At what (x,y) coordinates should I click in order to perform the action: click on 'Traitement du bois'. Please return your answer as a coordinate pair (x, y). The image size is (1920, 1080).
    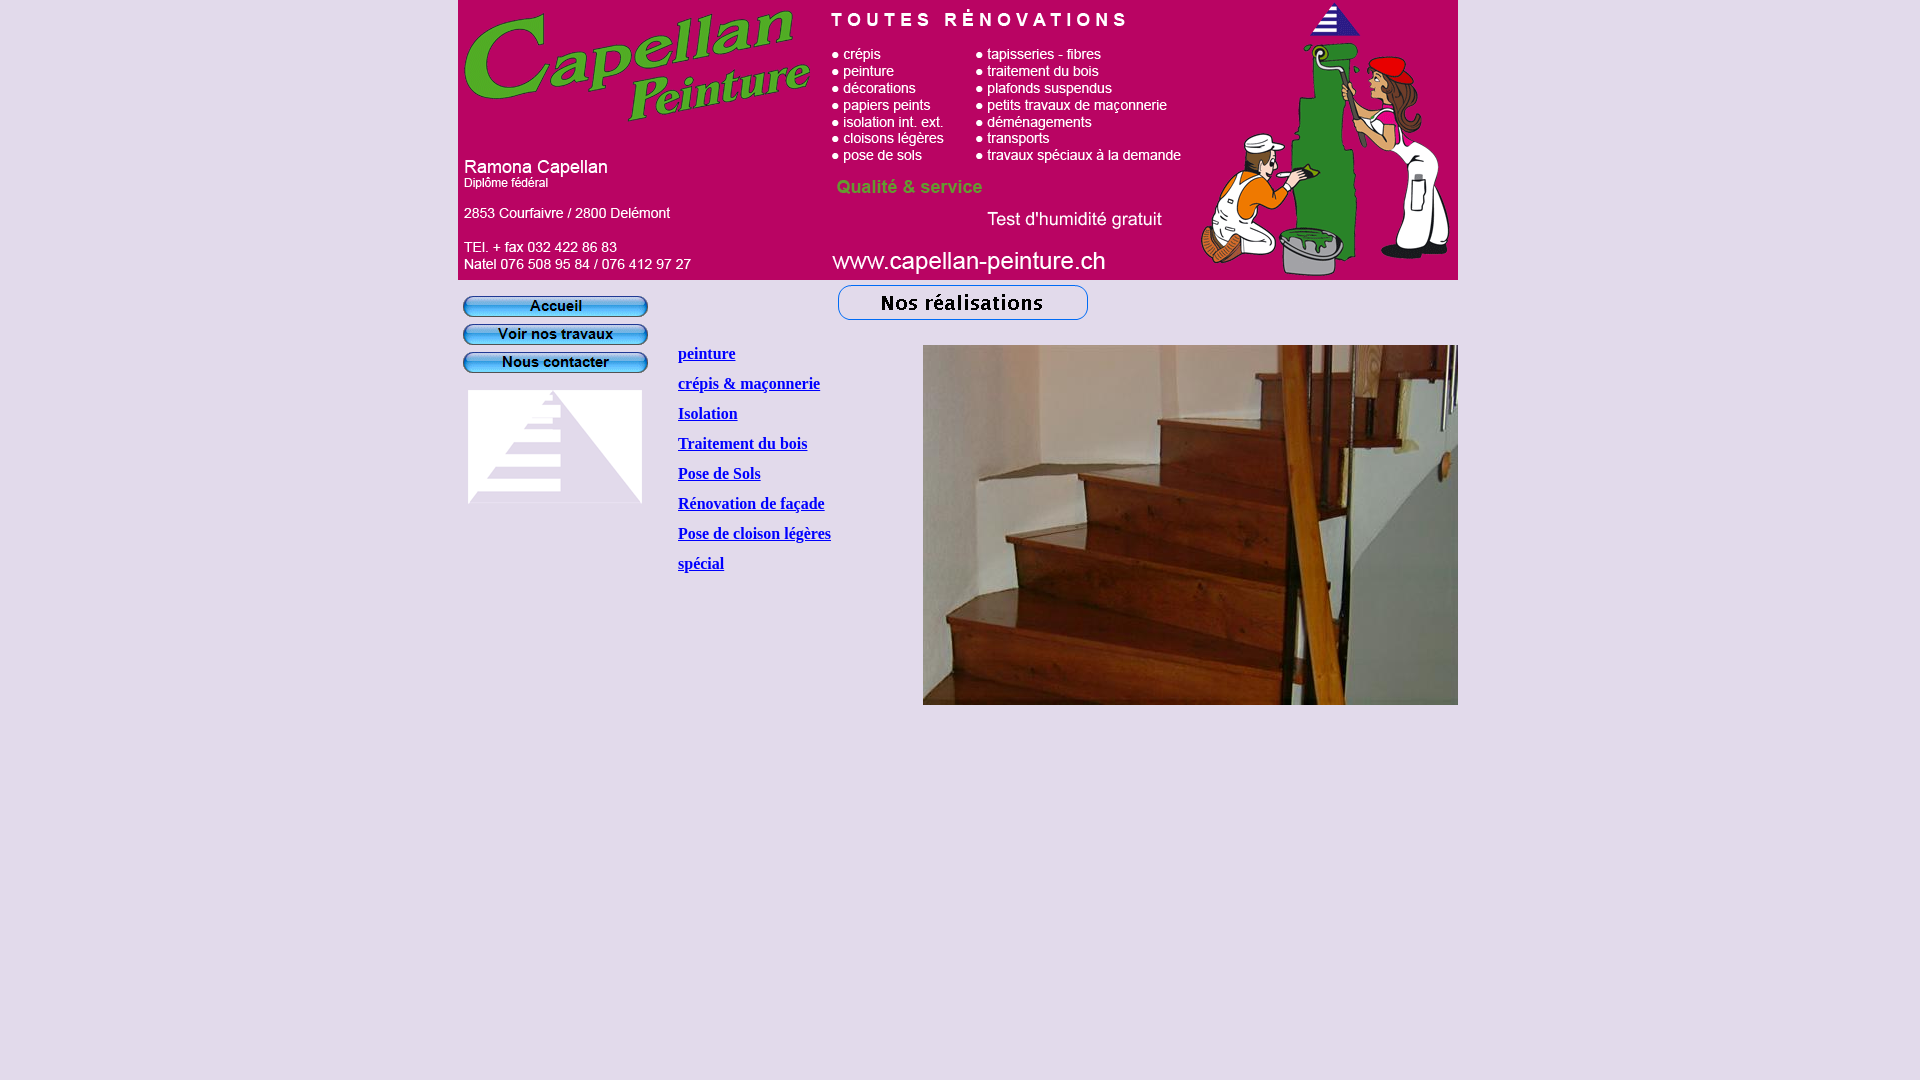
    Looking at the image, I should click on (677, 442).